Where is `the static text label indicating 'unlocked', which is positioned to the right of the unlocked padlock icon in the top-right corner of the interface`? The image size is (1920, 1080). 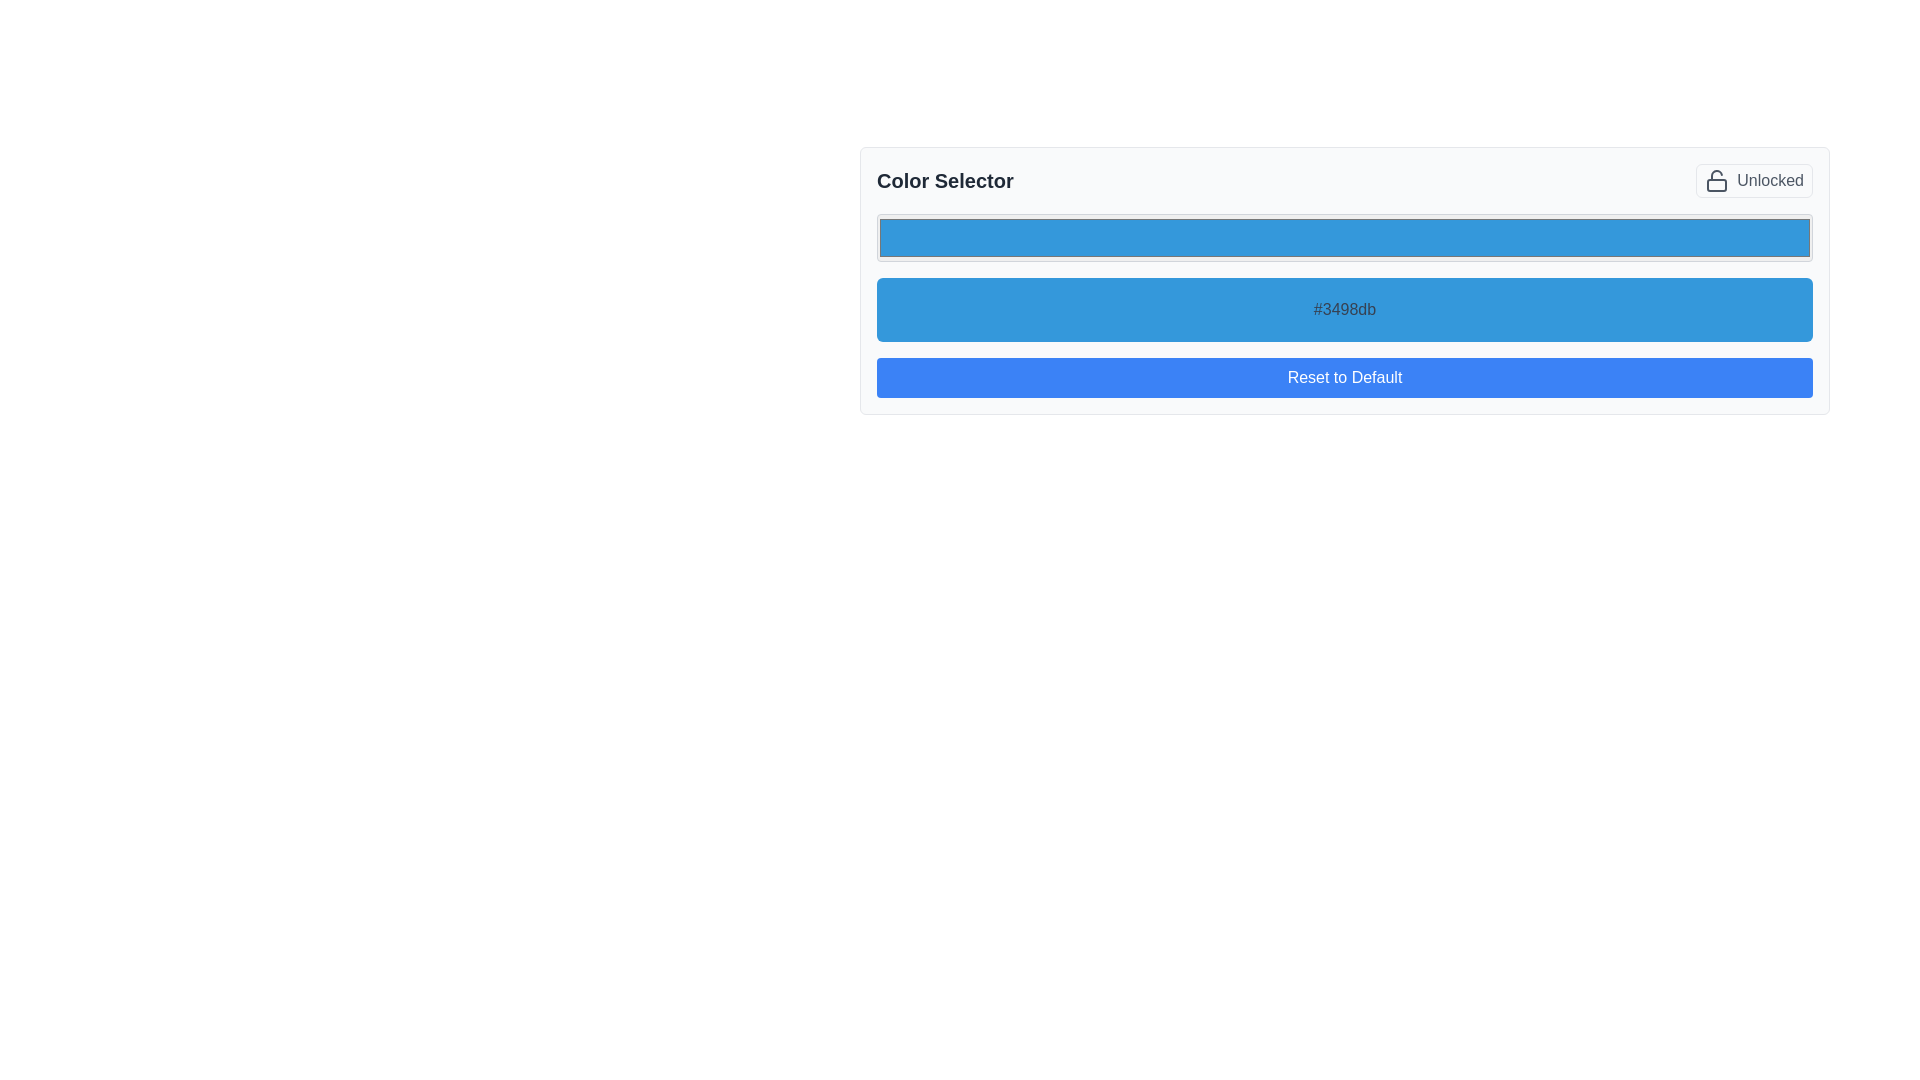 the static text label indicating 'unlocked', which is positioned to the right of the unlocked padlock icon in the top-right corner of the interface is located at coordinates (1770, 181).